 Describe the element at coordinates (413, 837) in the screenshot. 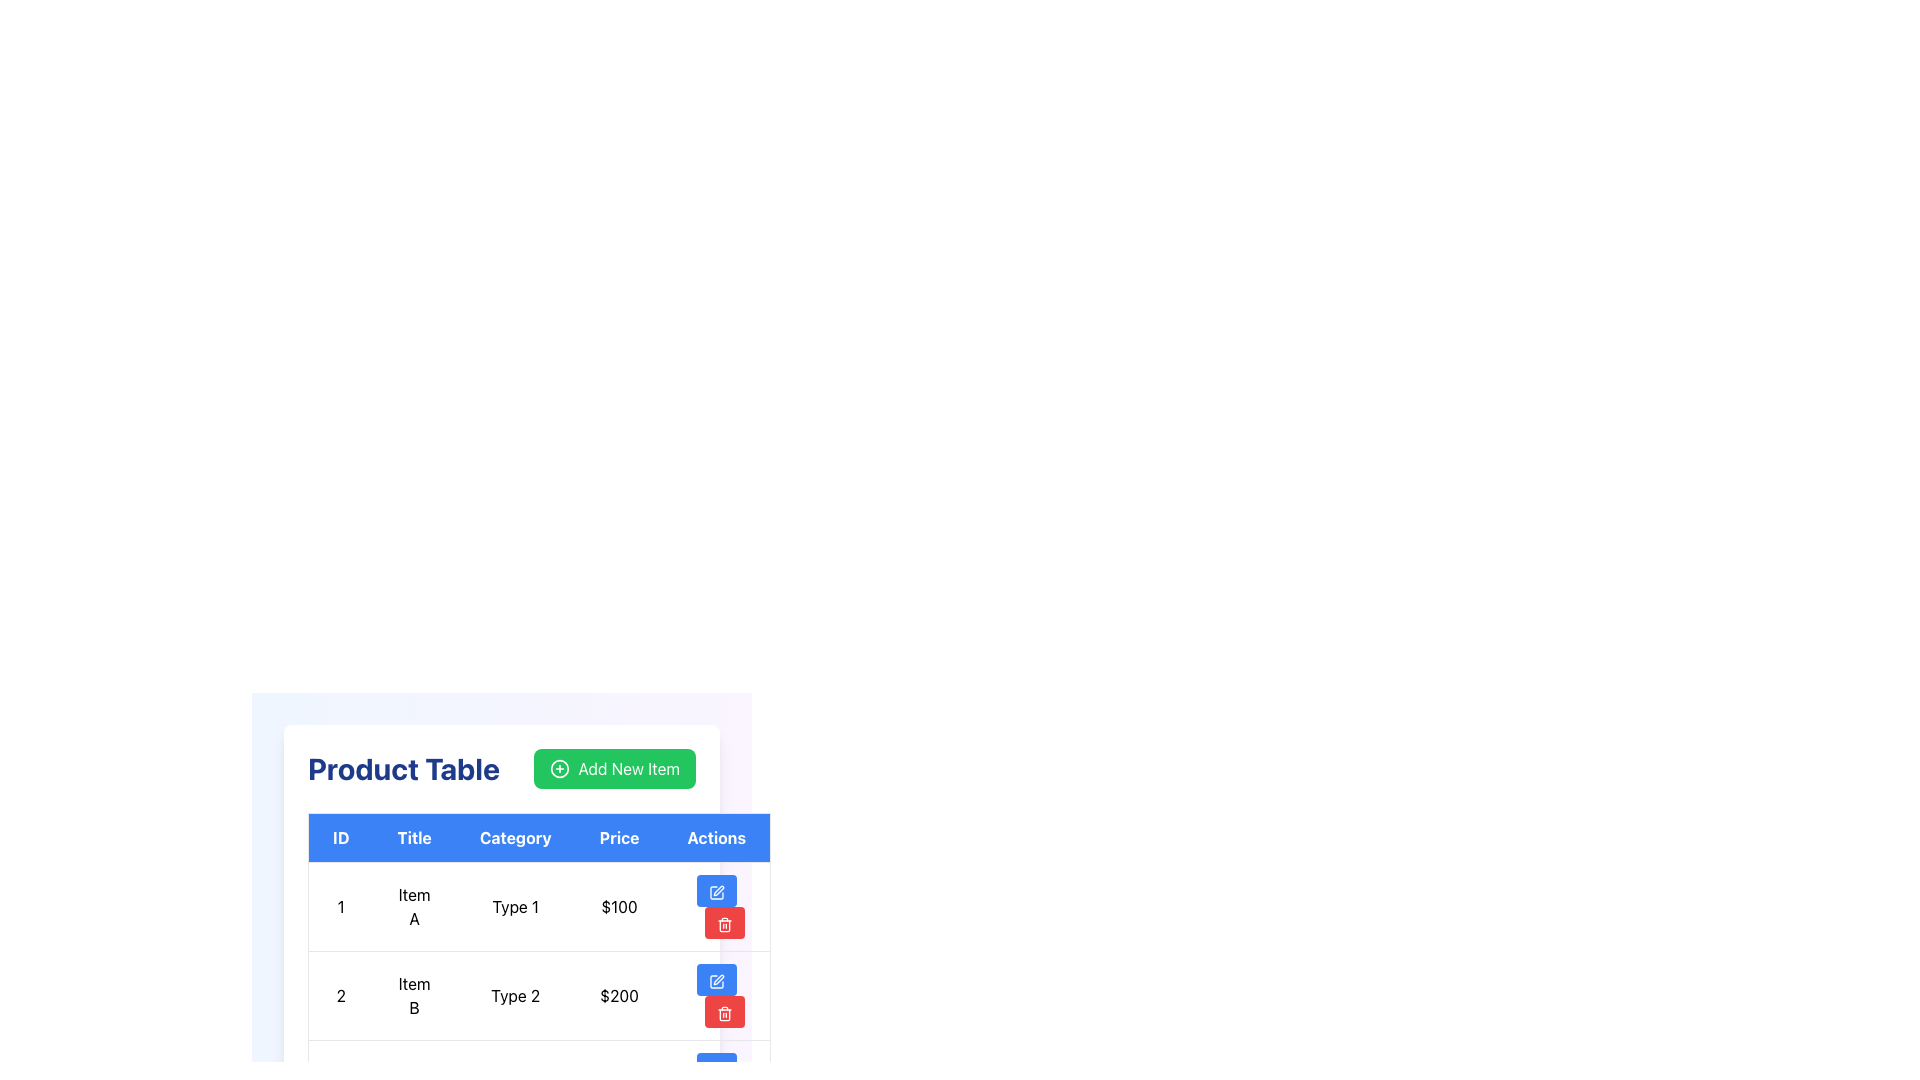

I see `the Table Header Cell labeled 'Title' with a blue background to sort the corresponding column` at that location.